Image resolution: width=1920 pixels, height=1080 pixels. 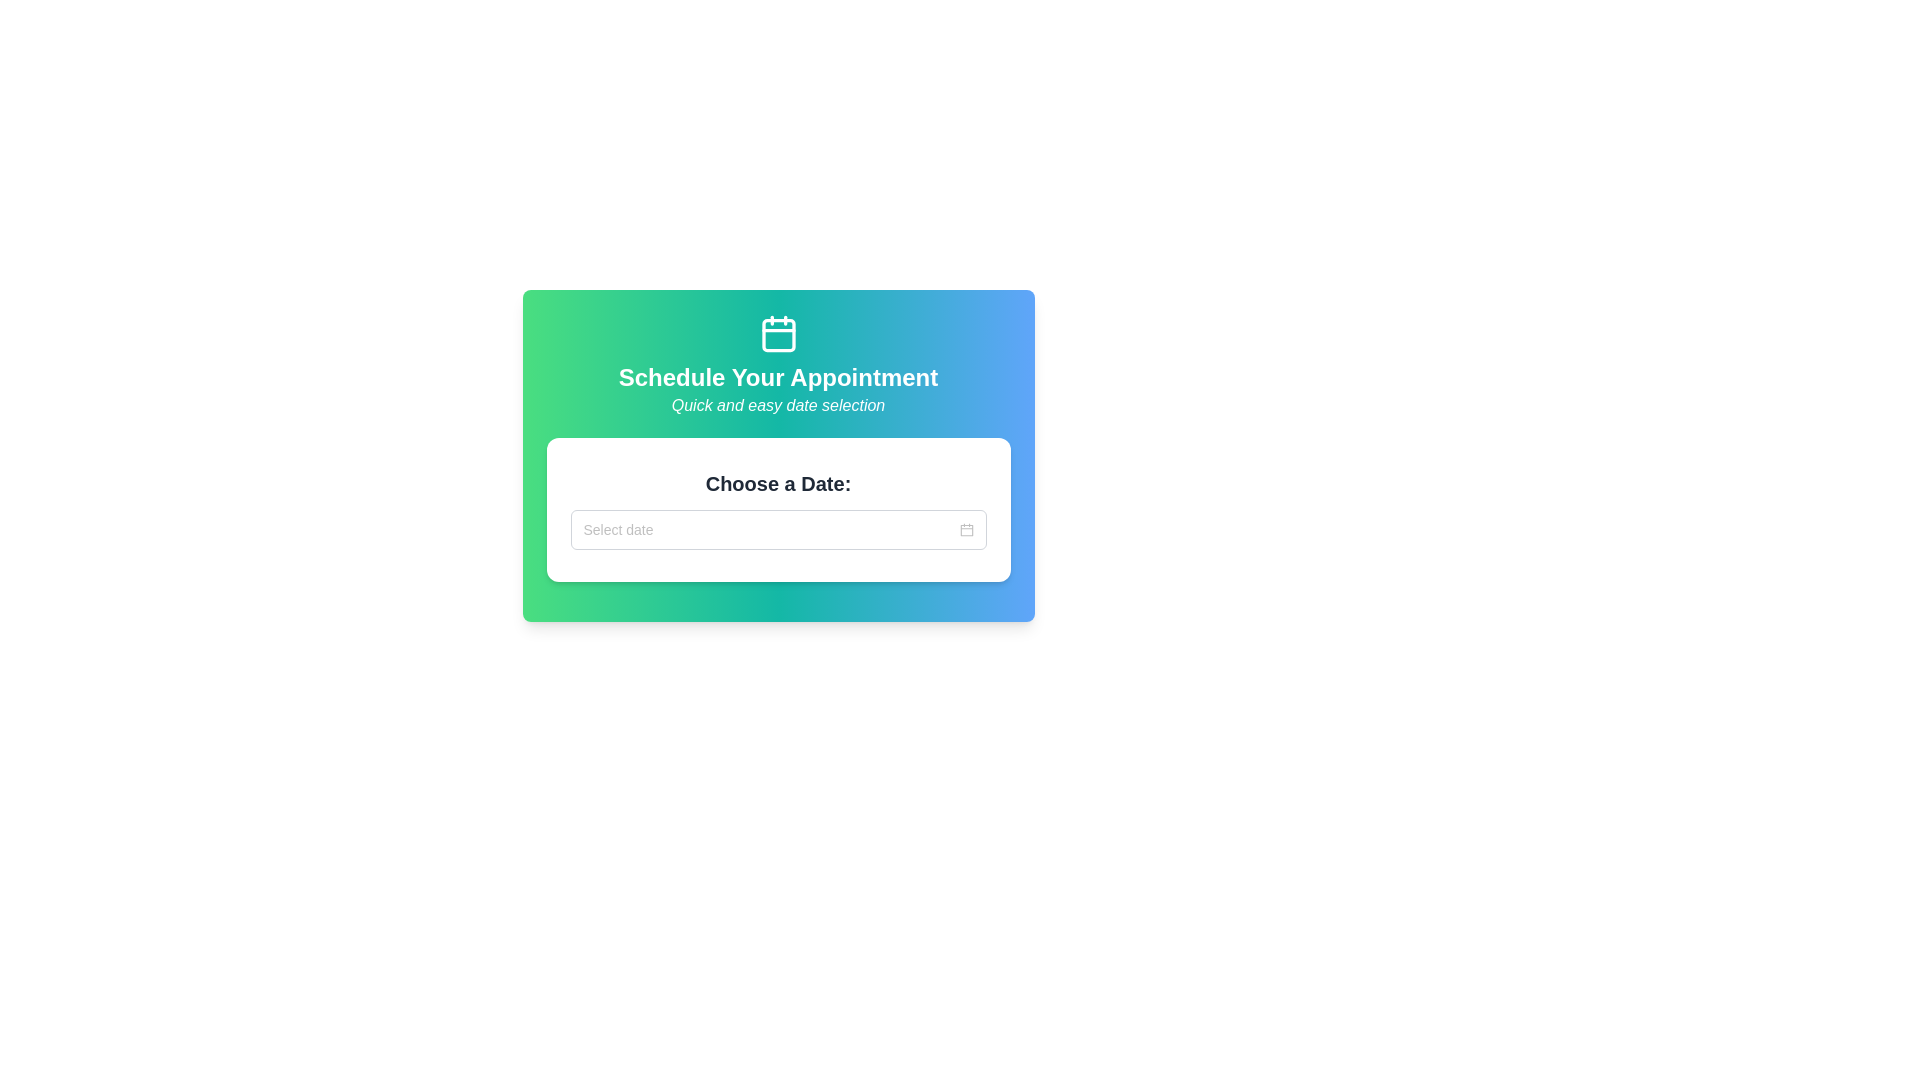 What do you see at coordinates (777, 334) in the screenshot?
I see `the central Decorative SVG element representing the body of the calendar icon located at the top center of the card layout` at bounding box center [777, 334].